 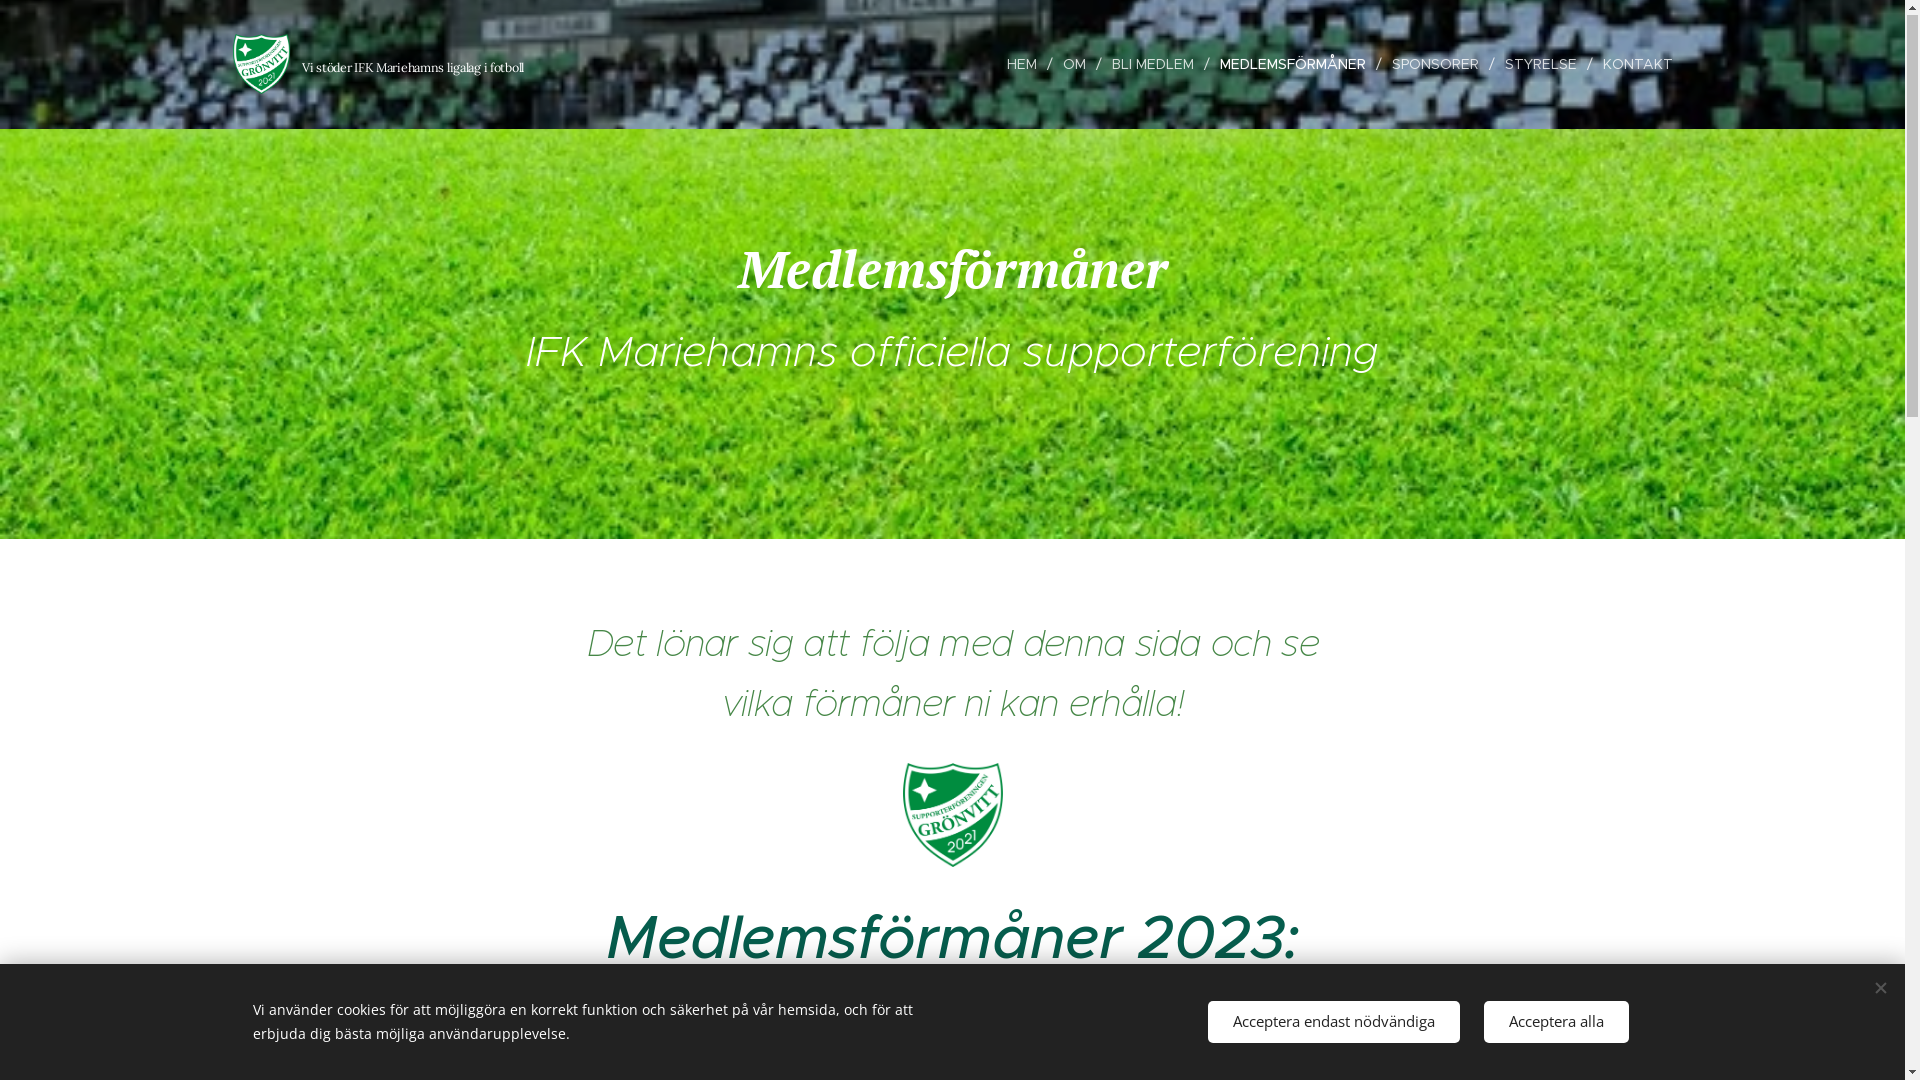 What do you see at coordinates (1555, 1022) in the screenshot?
I see `'Acceptera alla'` at bounding box center [1555, 1022].